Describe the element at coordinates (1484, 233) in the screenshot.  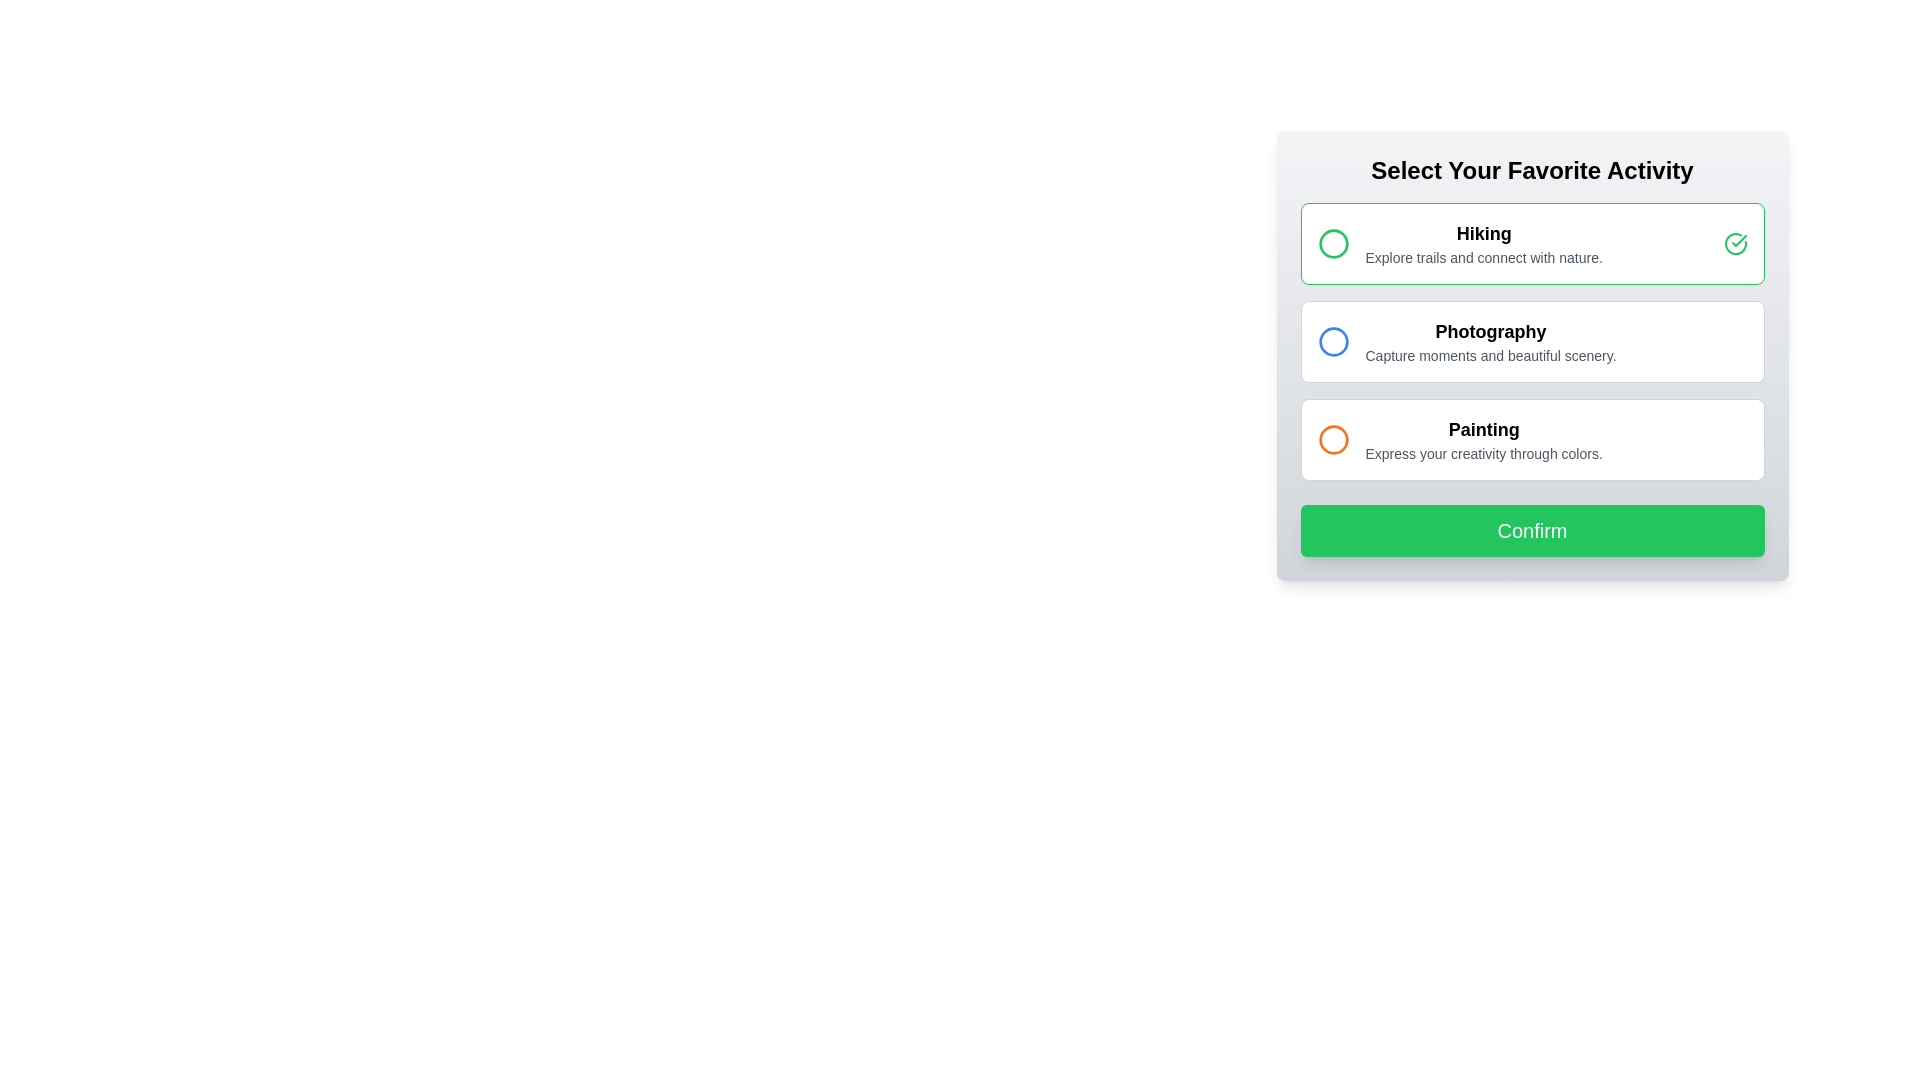
I see `the 'Hiking' activity heading located at the top of the list within the card-like interface` at that location.